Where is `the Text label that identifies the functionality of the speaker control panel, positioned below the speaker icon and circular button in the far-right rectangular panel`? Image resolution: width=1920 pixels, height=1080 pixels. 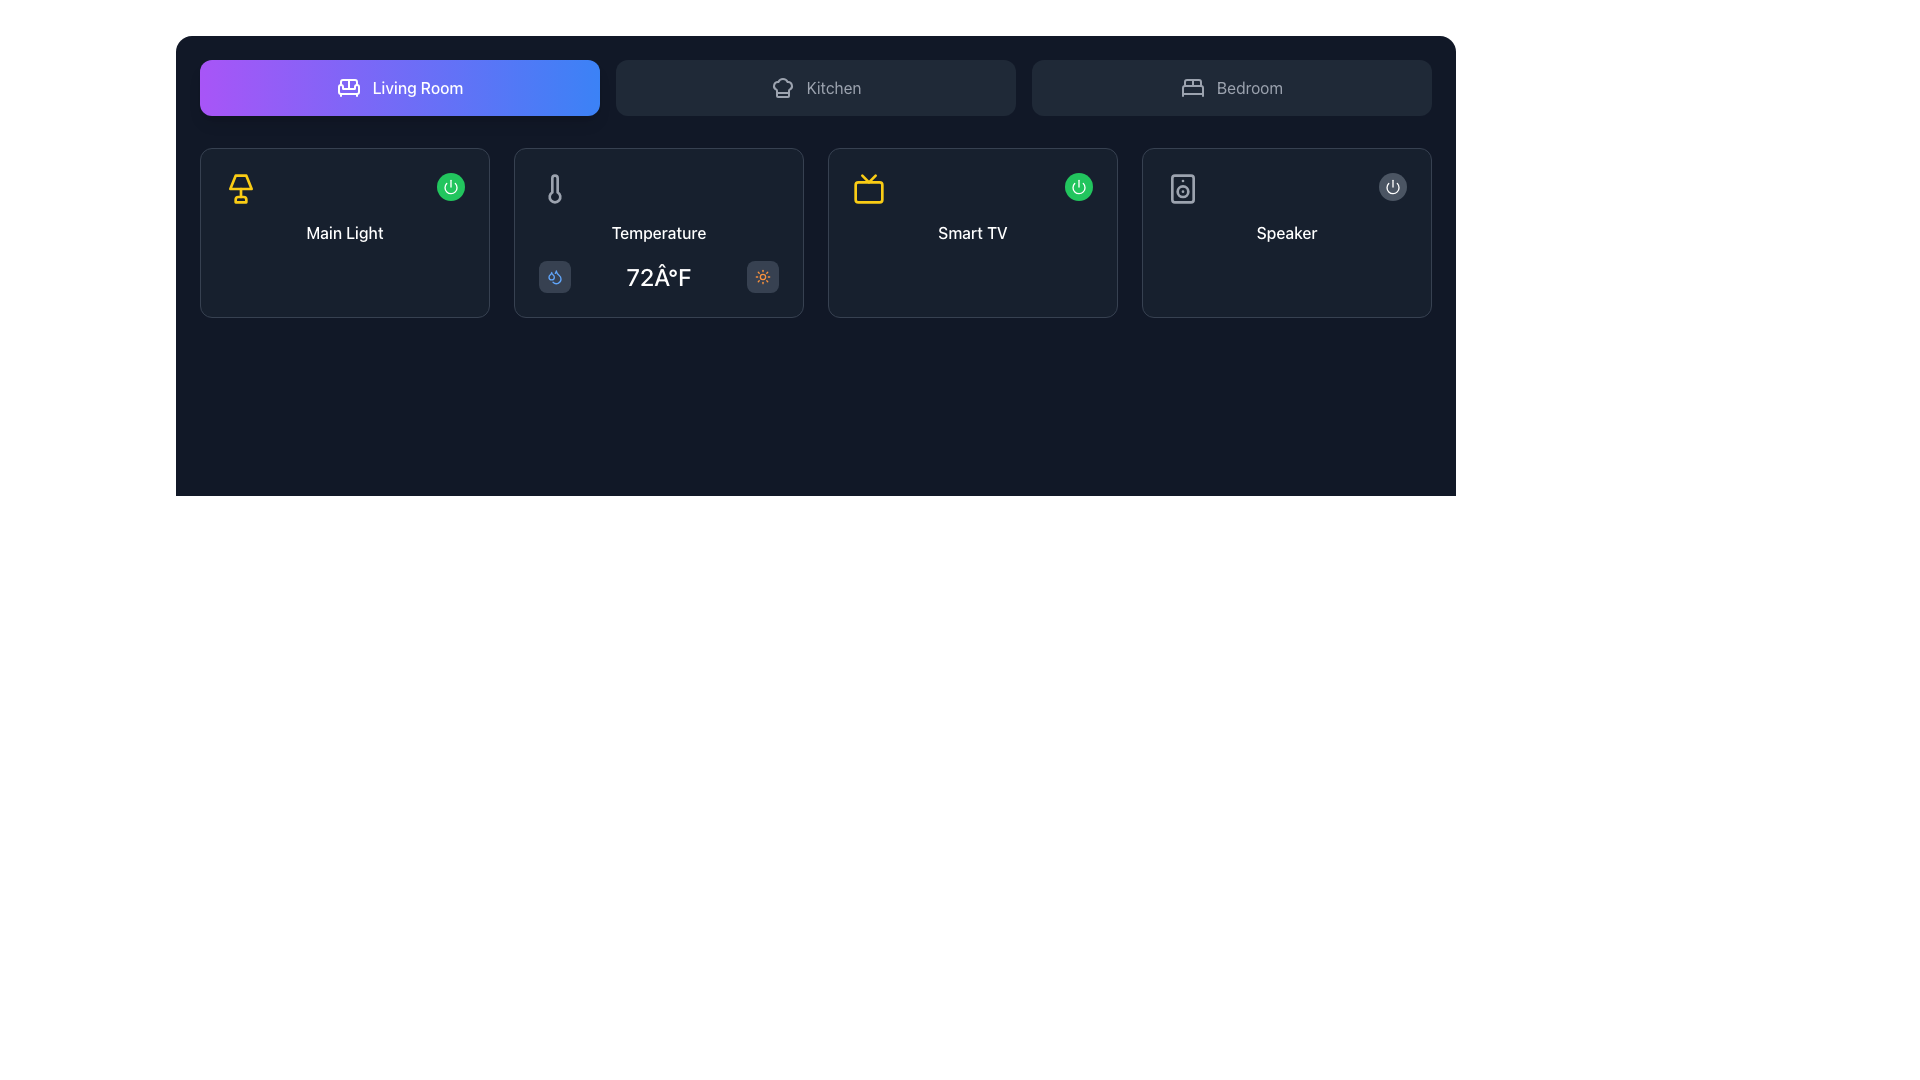 the Text label that identifies the functionality of the speaker control panel, positioned below the speaker icon and circular button in the far-right rectangular panel is located at coordinates (1286, 231).